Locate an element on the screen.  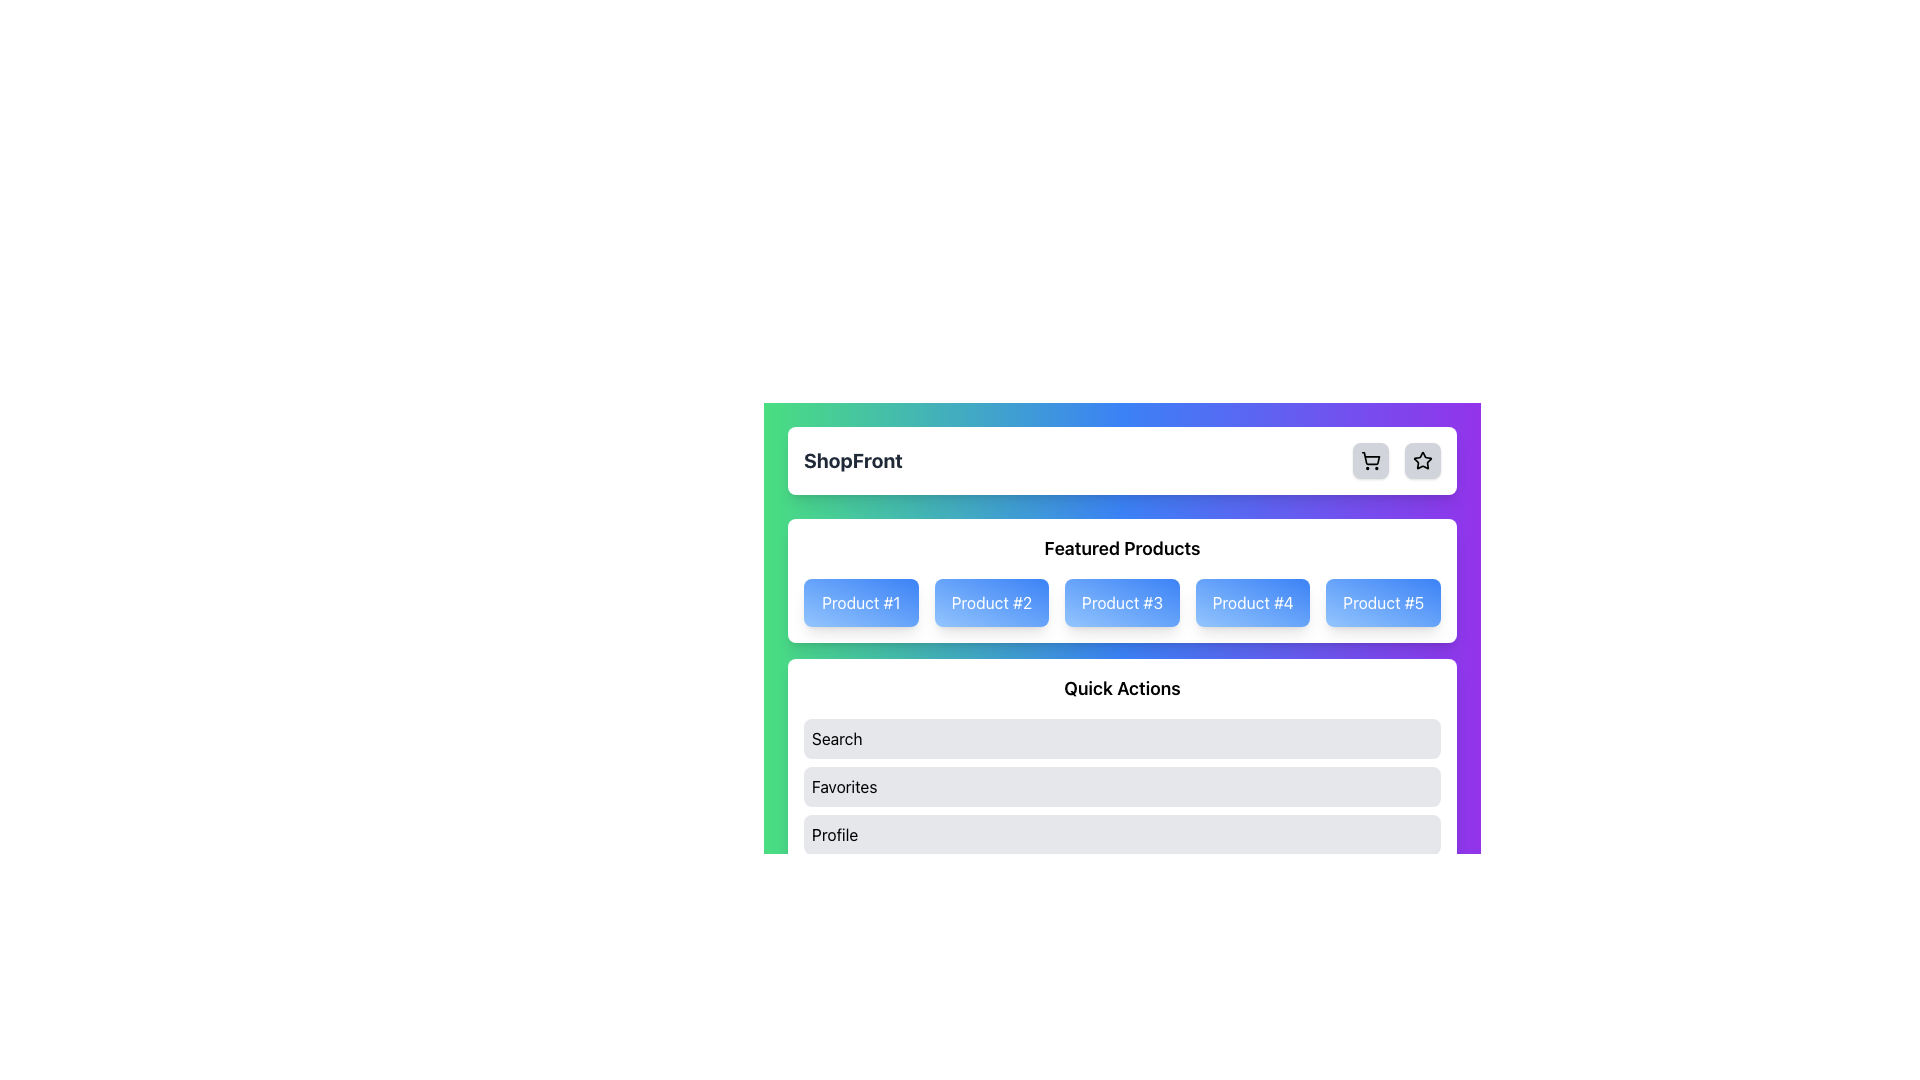
the button labeled 'Product #5' in the 'Featured Products' section is located at coordinates (1382, 601).